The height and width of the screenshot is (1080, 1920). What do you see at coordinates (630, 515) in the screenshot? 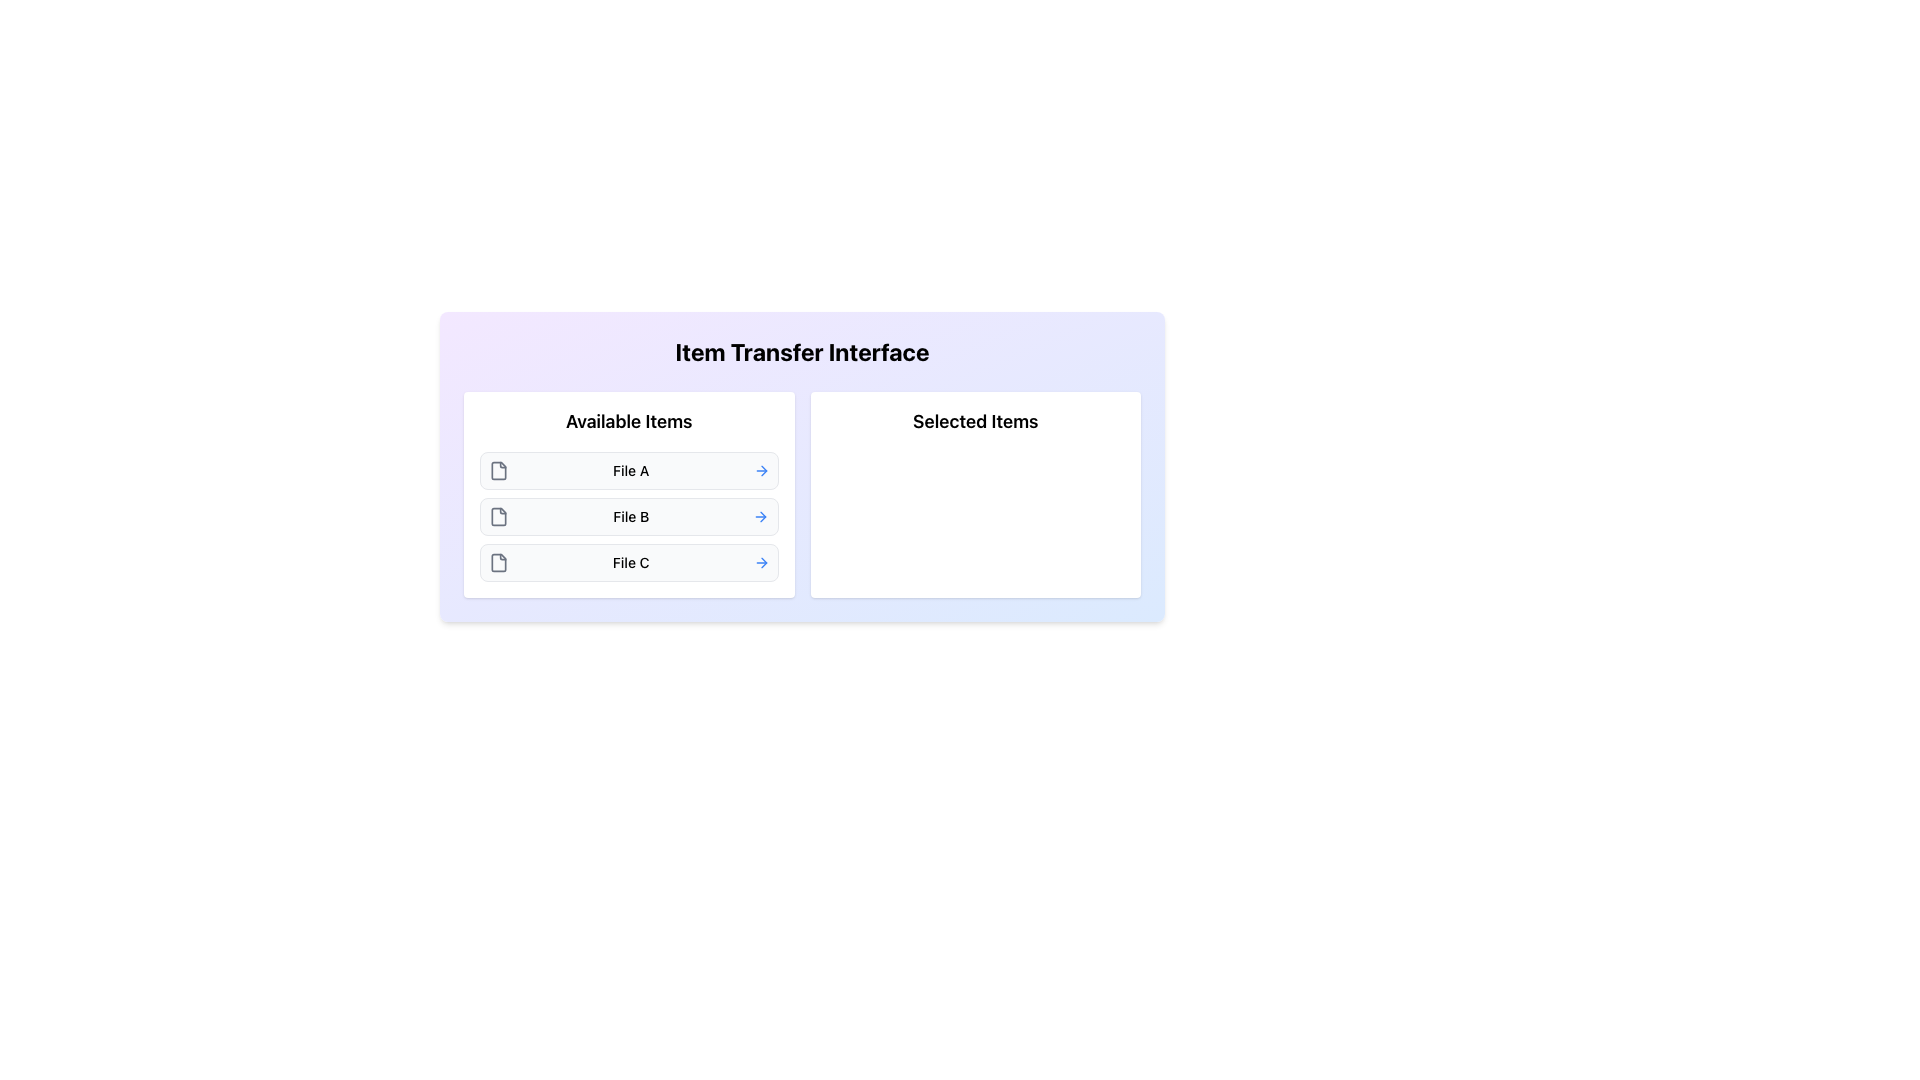
I see `label of the text element indicating 'File B', which is the second entry in the list of available files in the Item Transfer Interface` at bounding box center [630, 515].